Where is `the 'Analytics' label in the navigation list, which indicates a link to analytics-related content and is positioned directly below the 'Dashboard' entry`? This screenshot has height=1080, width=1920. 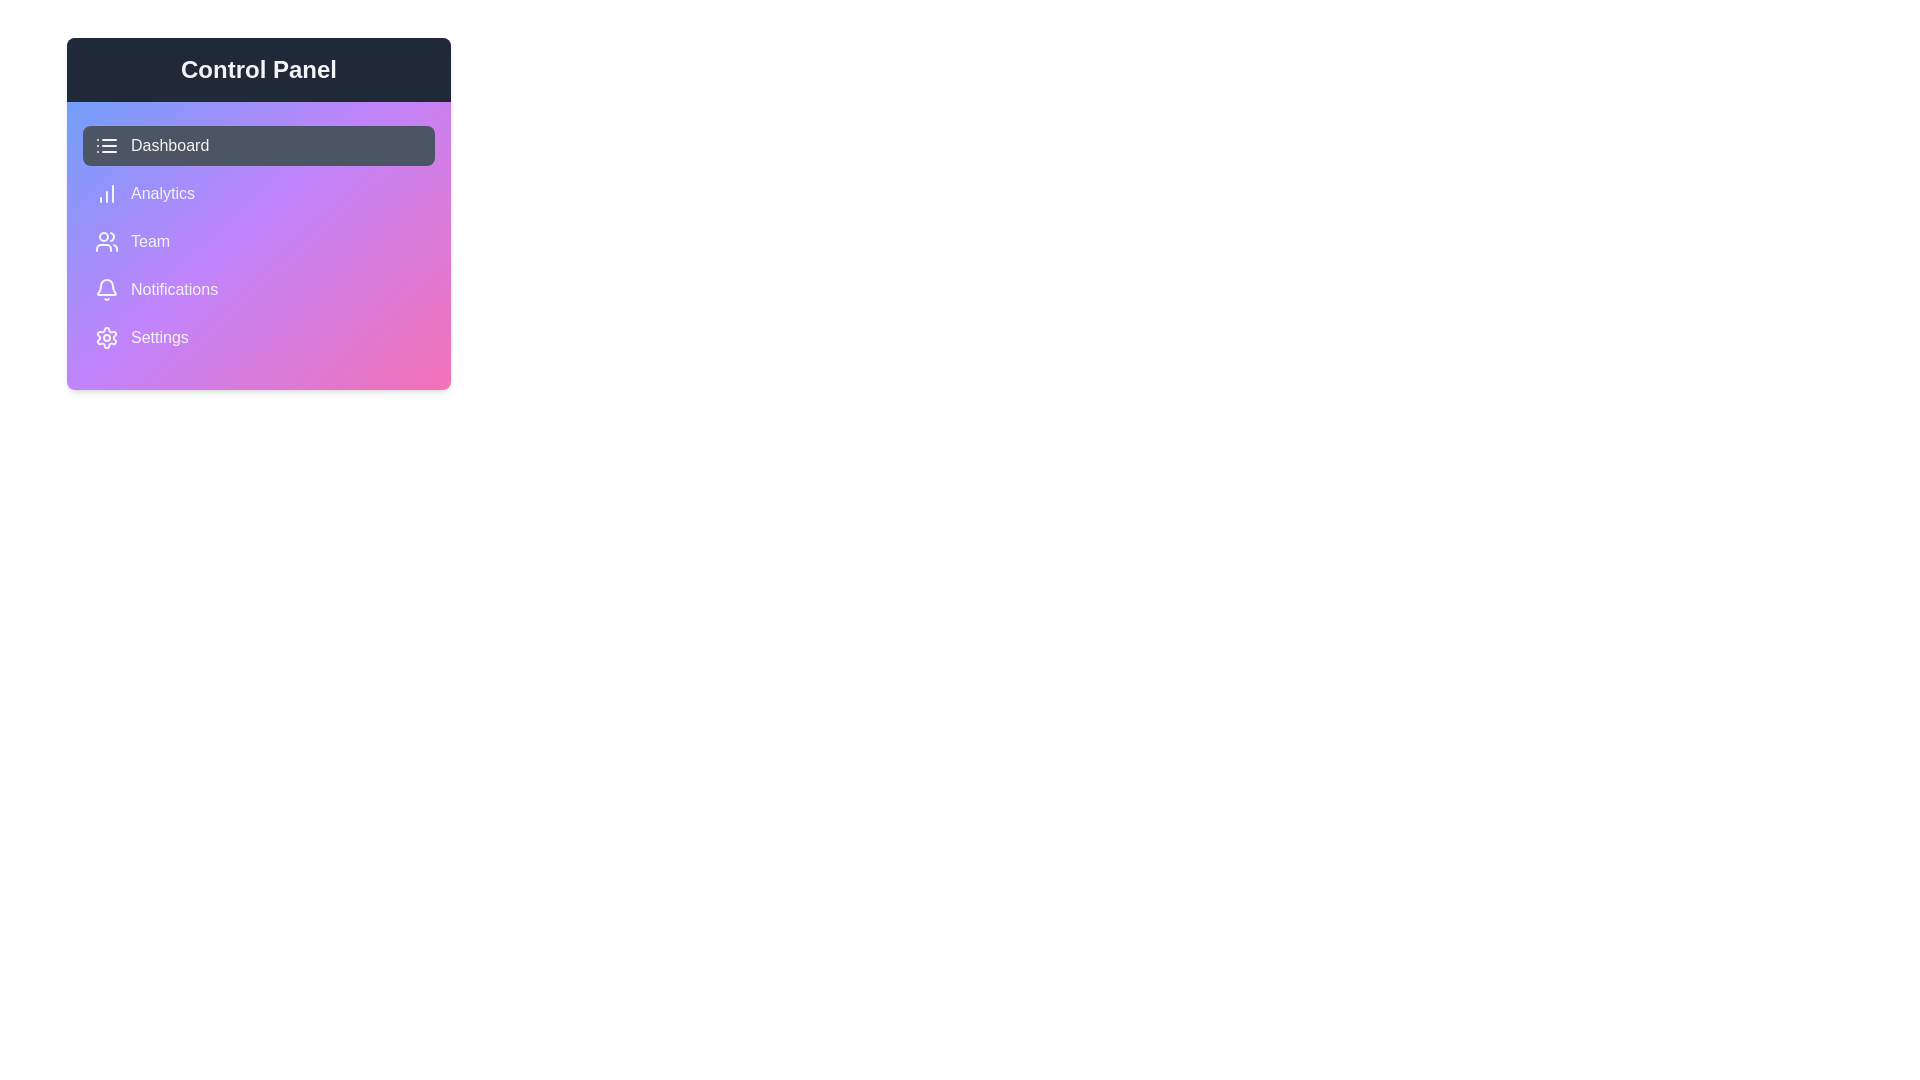
the 'Analytics' label in the navigation list, which indicates a link to analytics-related content and is positioned directly below the 'Dashboard' entry is located at coordinates (163, 193).